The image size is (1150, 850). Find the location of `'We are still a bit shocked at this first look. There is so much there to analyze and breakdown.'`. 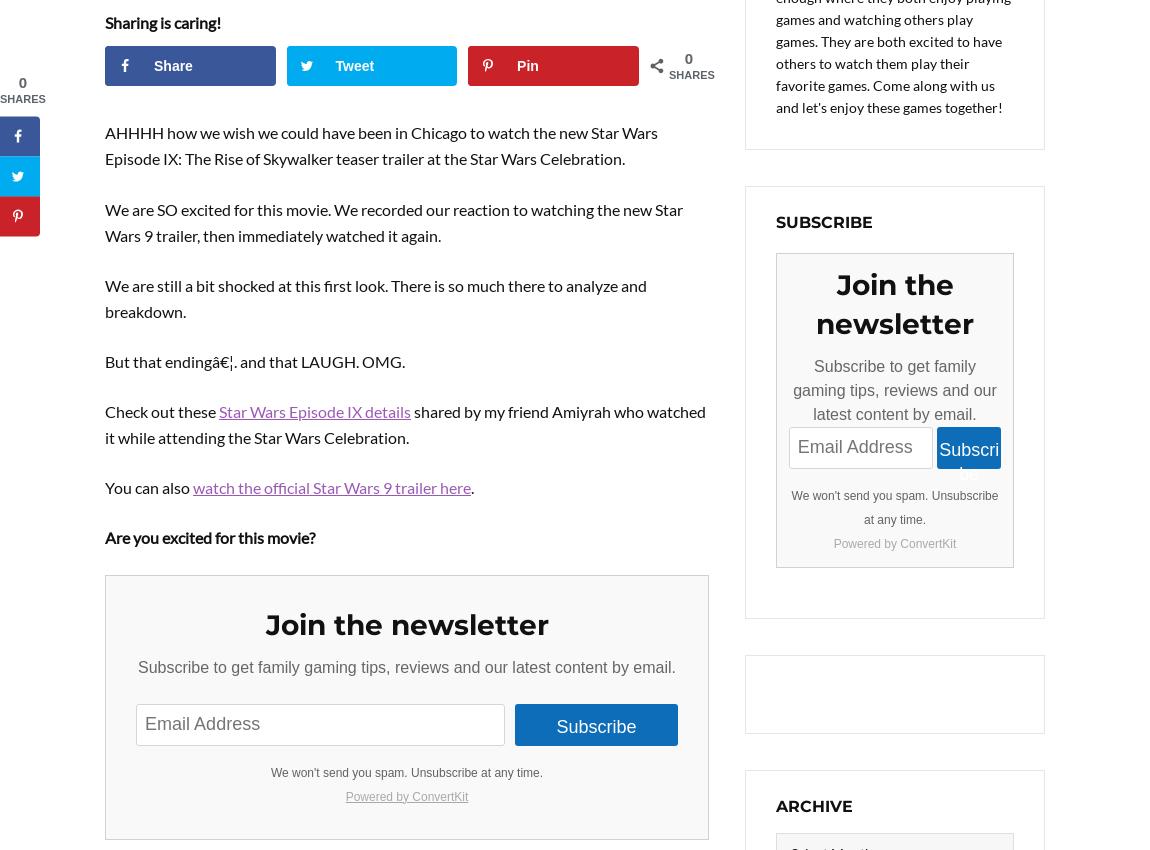

'We are still a bit shocked at this first look. There is so much there to analyze and breakdown.' is located at coordinates (376, 296).